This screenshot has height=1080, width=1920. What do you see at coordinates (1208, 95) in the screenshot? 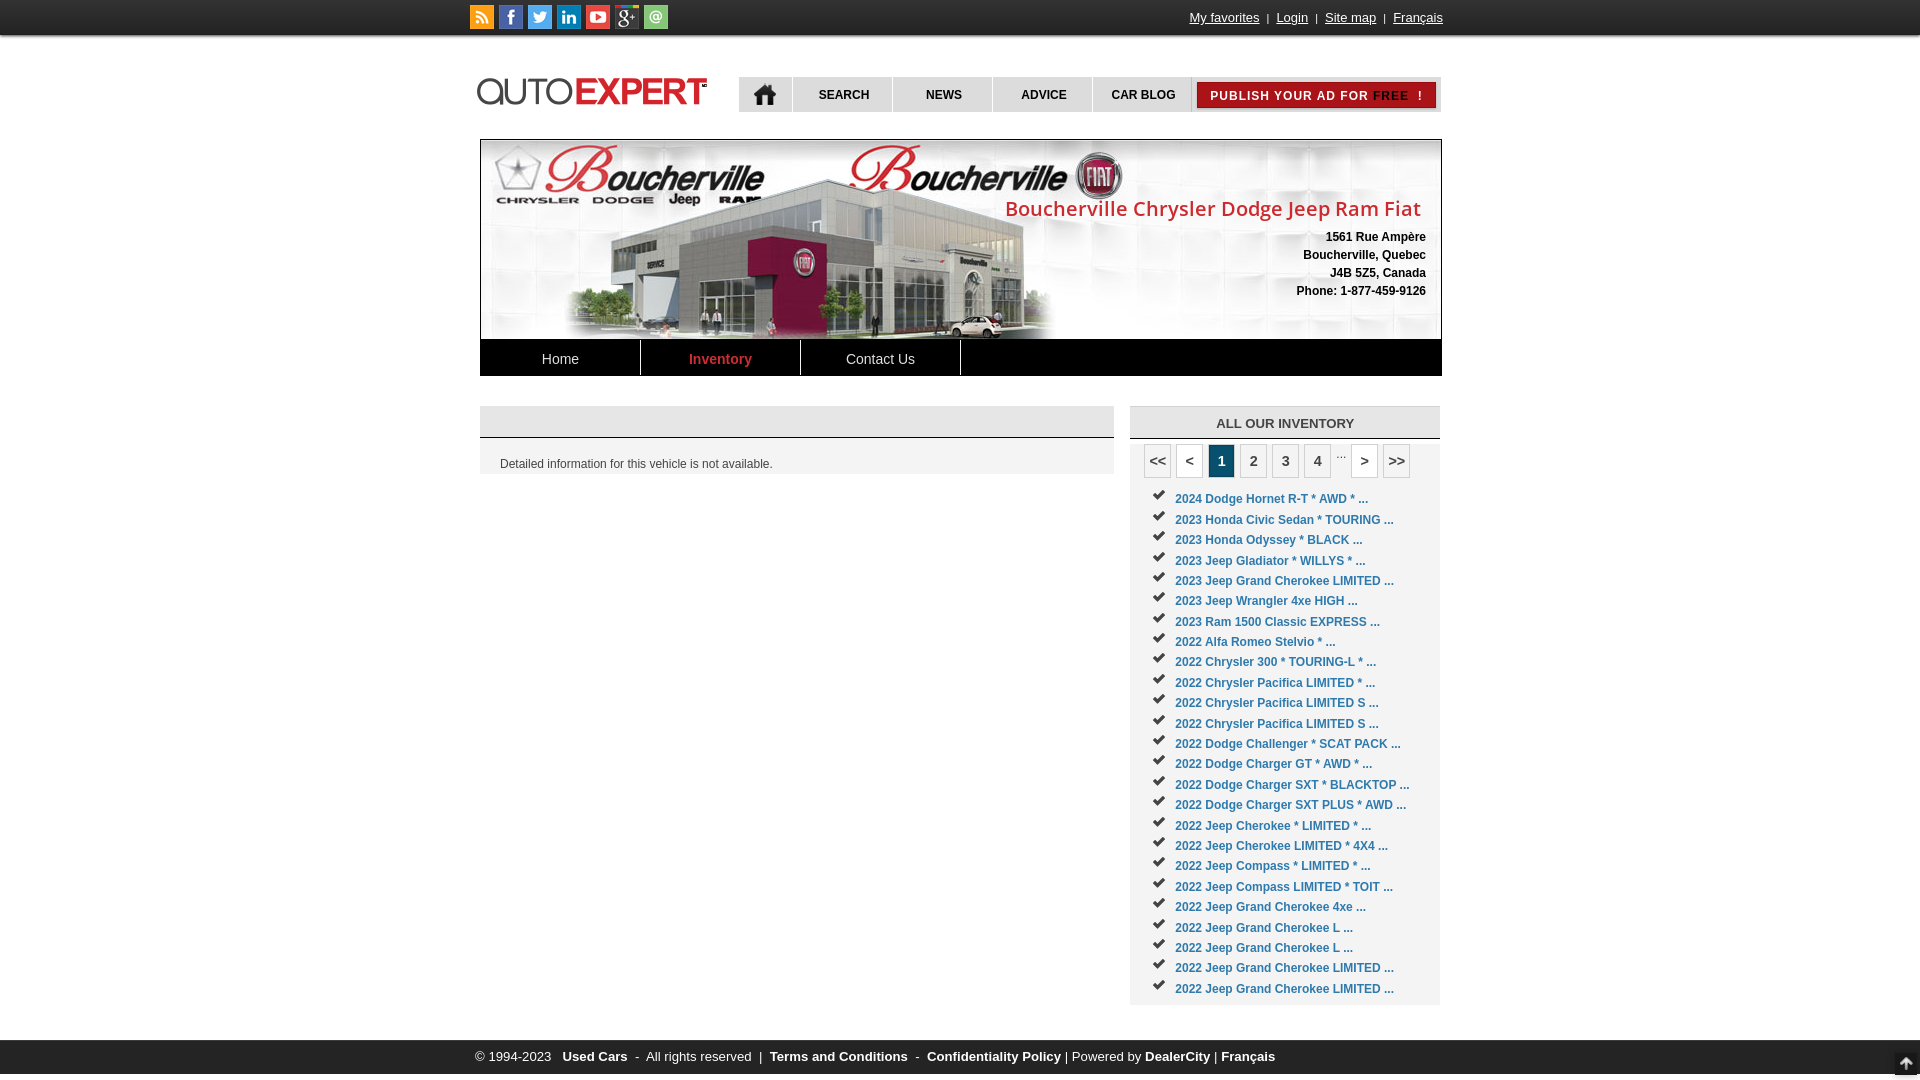
I see `'PUBLISH YOUR AD FOR FREE  !'` at bounding box center [1208, 95].